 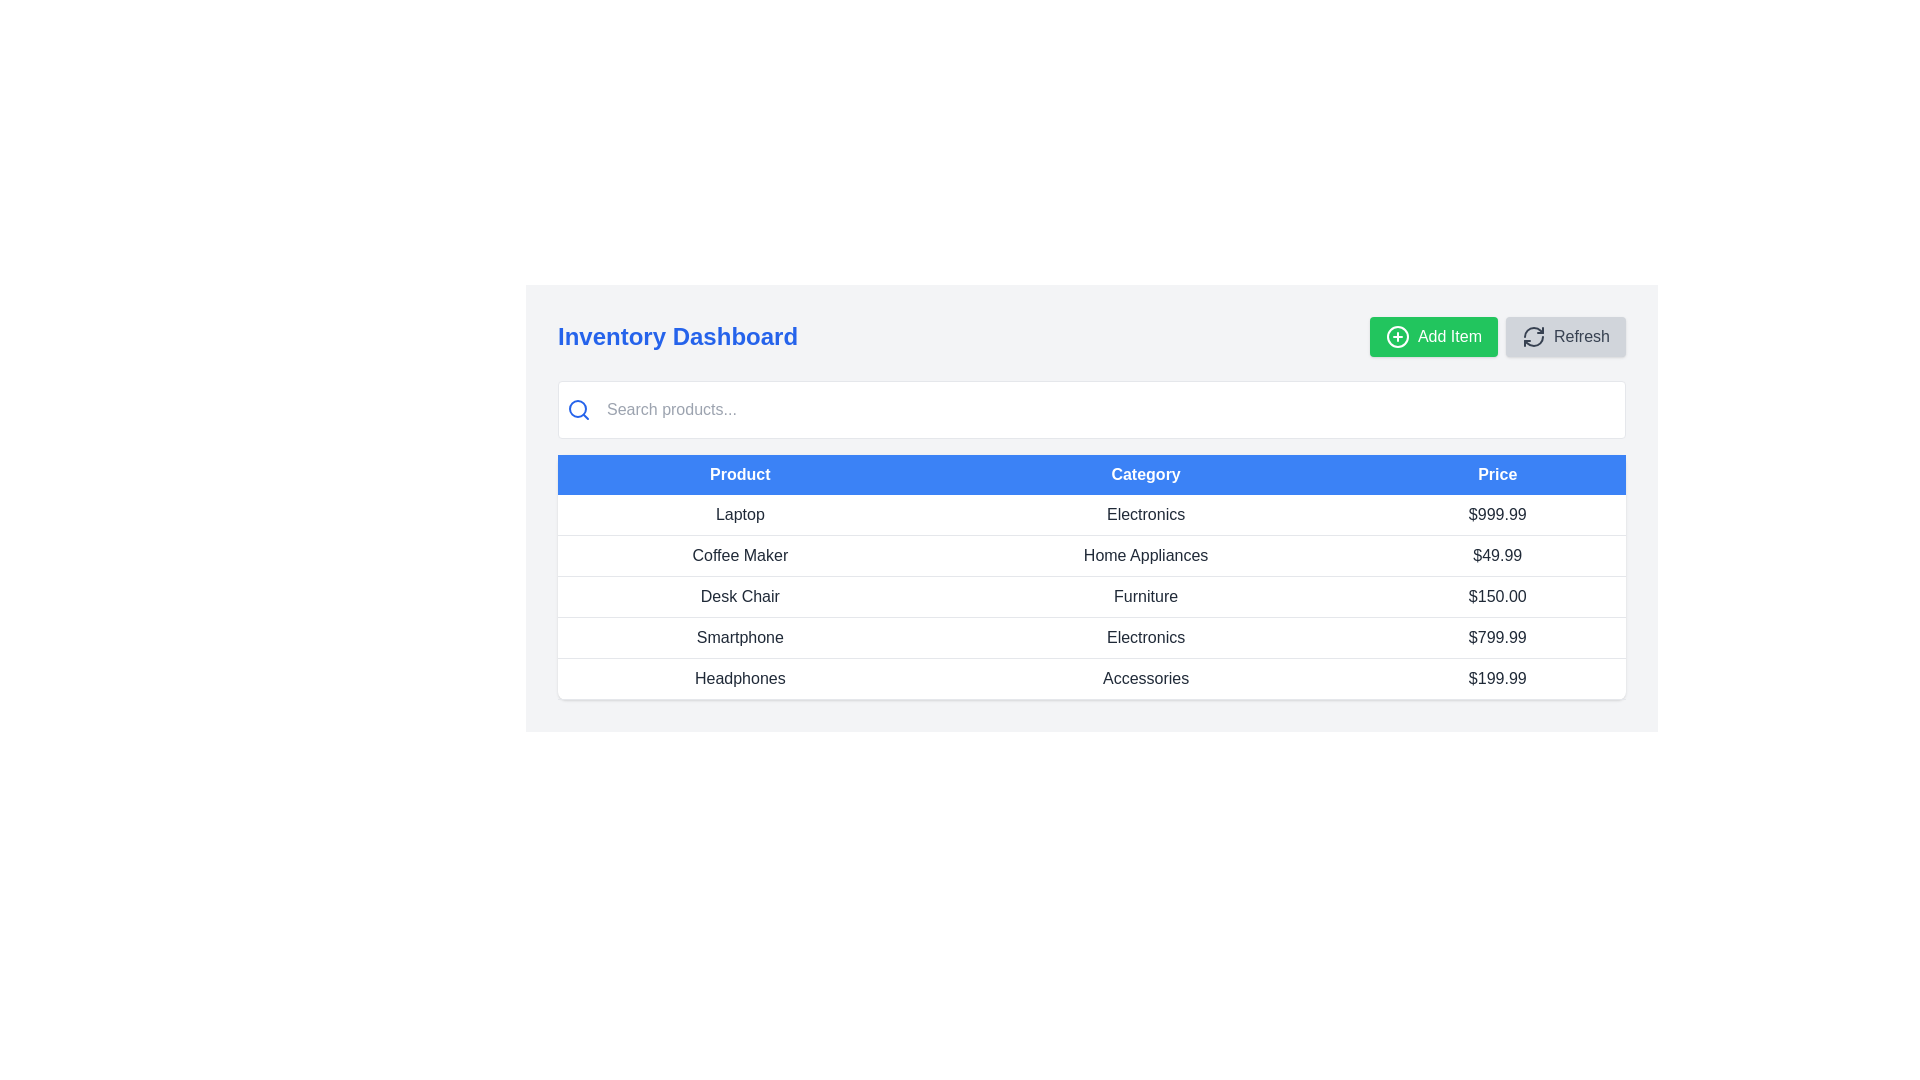 I want to click on price information displayed in the Text label located in the rightmost column of the third row of the table for the 'Desk Chair' product under the 'Furniture' category, so click(x=1497, y=596).